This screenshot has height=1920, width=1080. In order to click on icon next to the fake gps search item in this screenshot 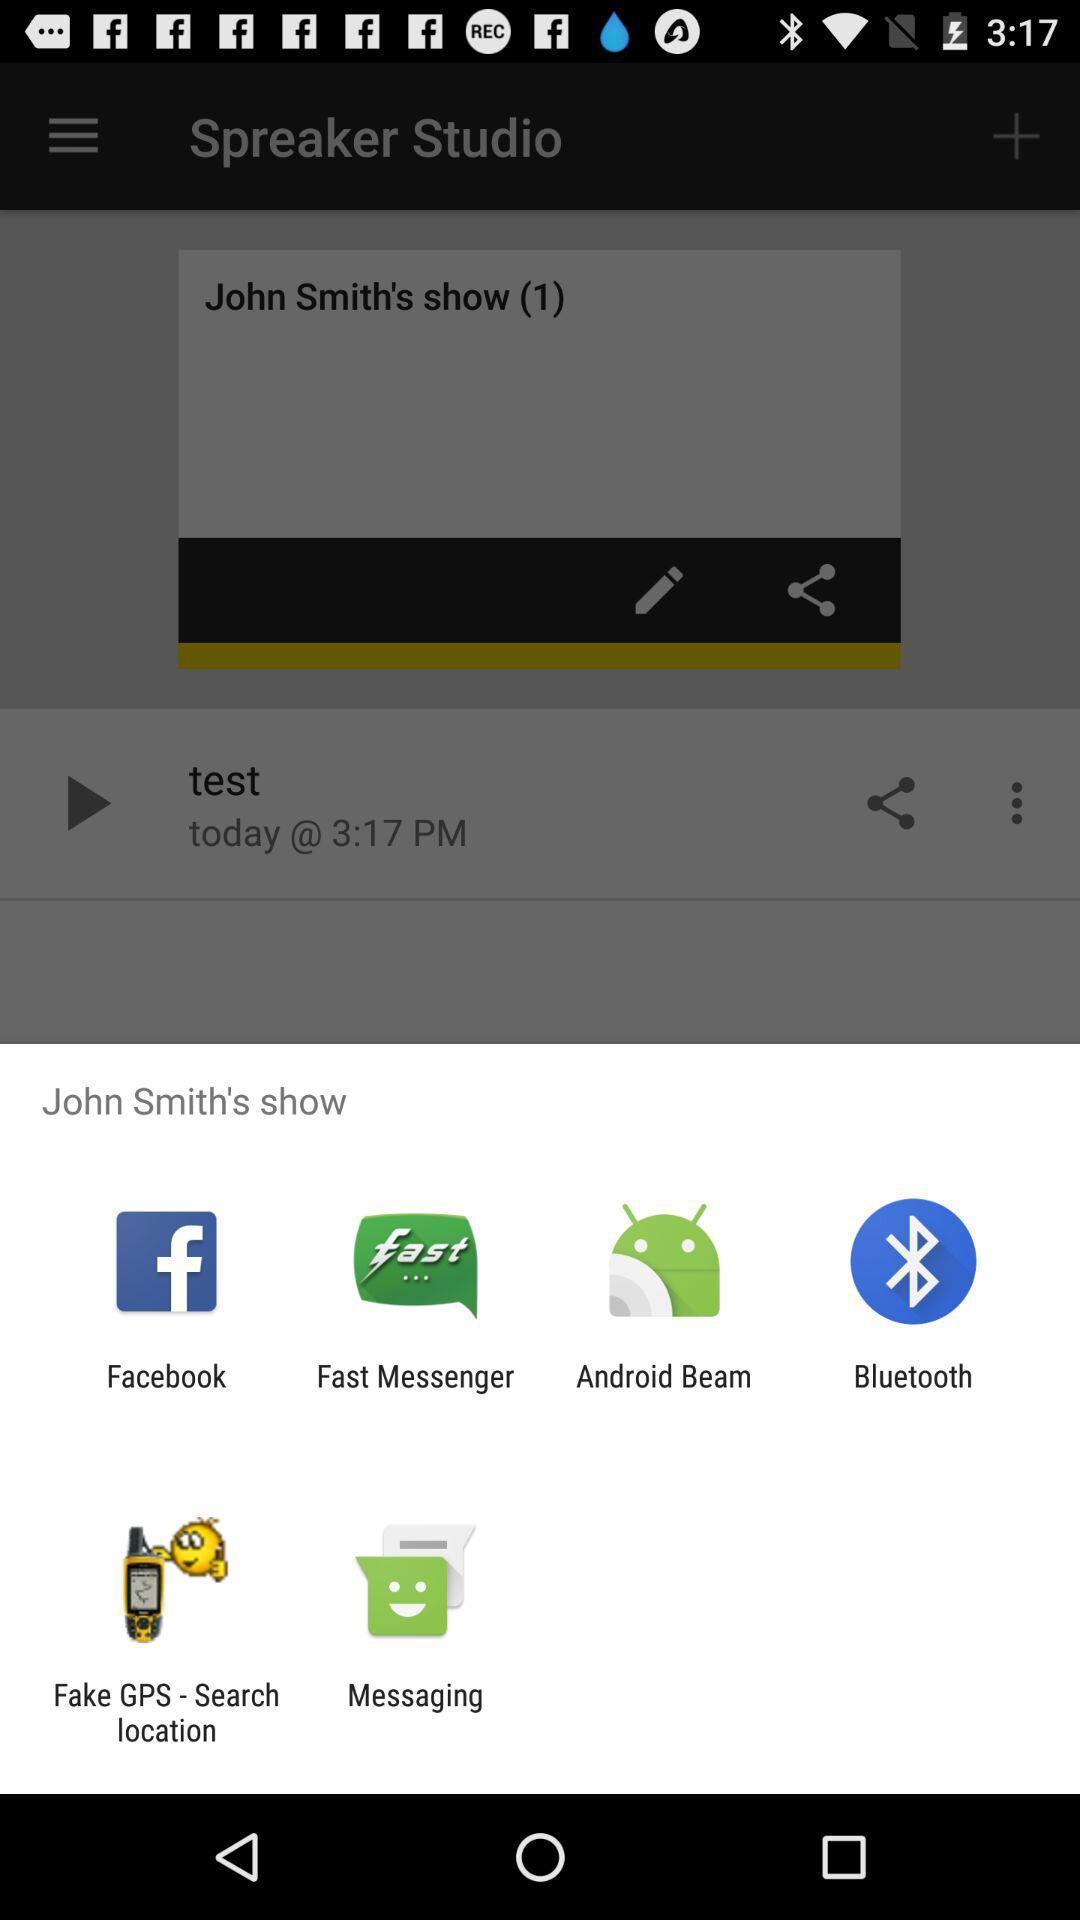, I will do `click(414, 1711)`.